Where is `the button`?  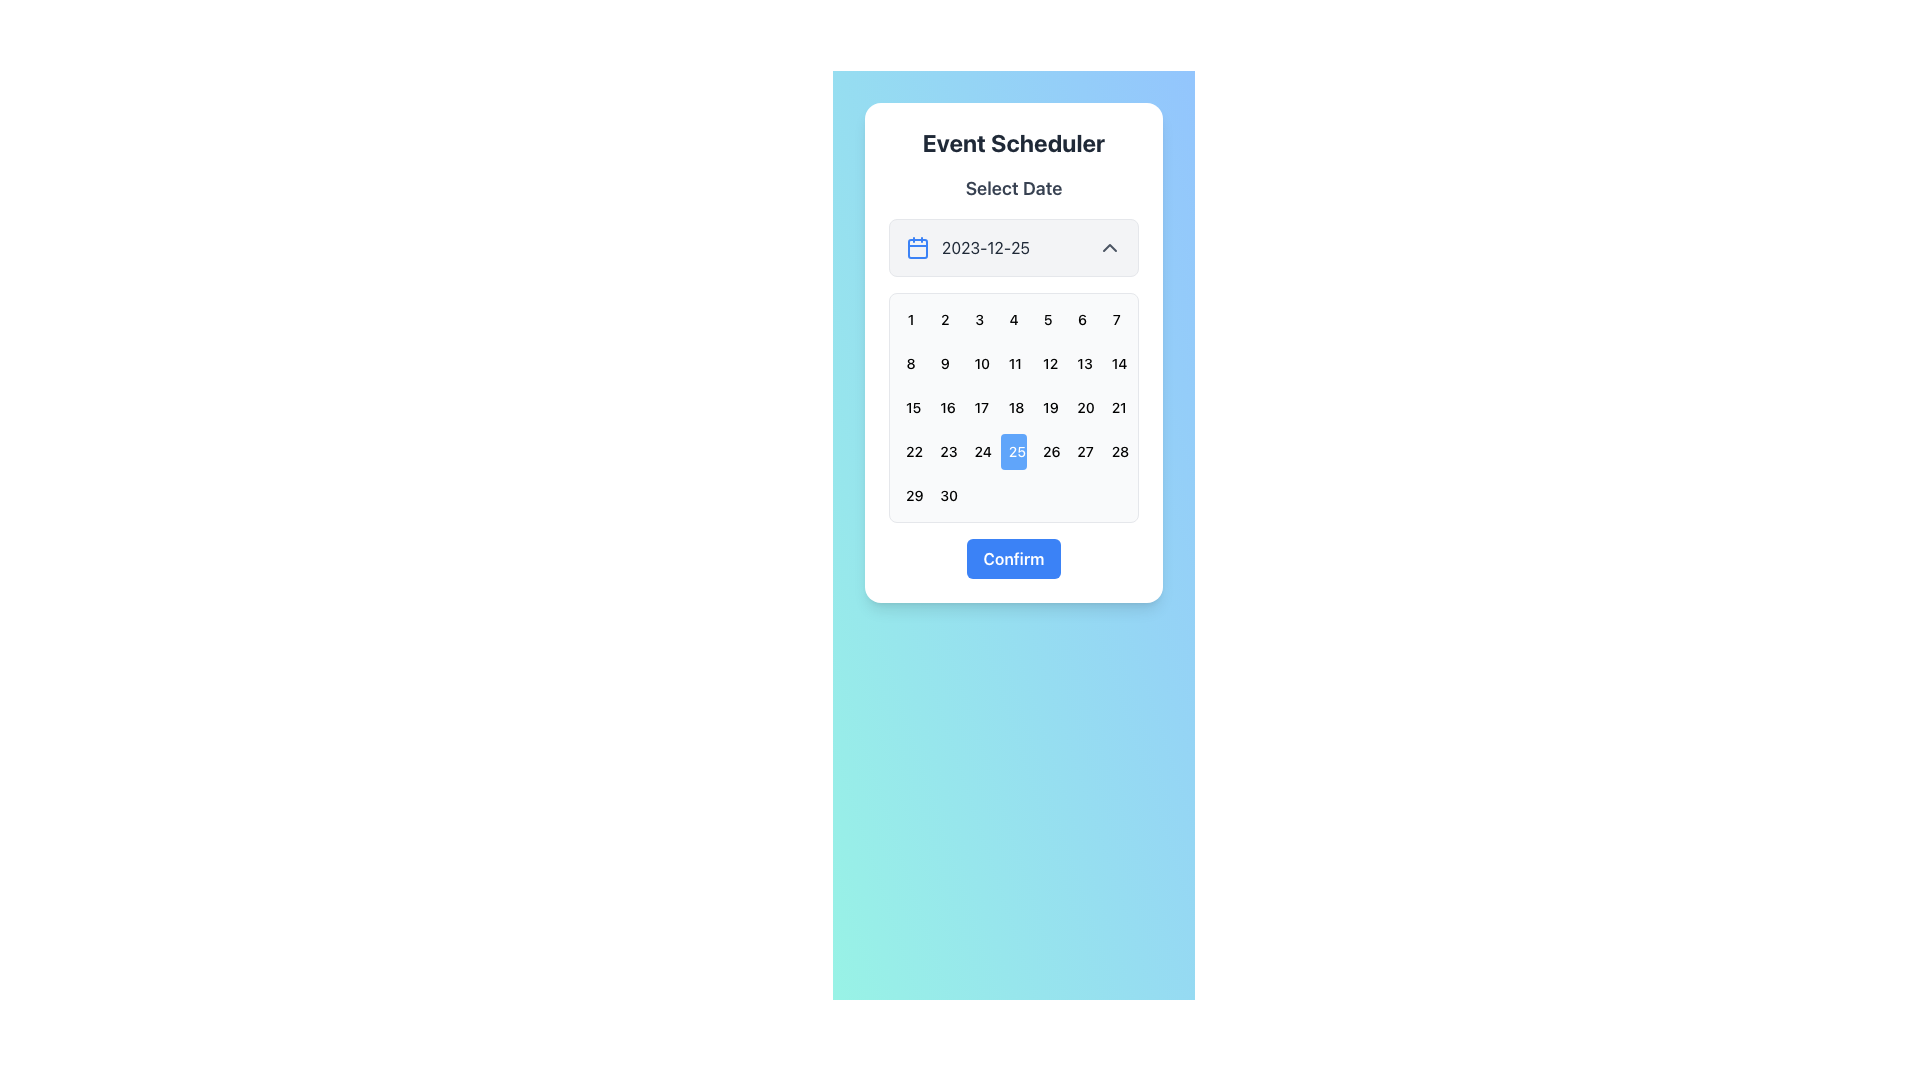 the button is located at coordinates (979, 319).